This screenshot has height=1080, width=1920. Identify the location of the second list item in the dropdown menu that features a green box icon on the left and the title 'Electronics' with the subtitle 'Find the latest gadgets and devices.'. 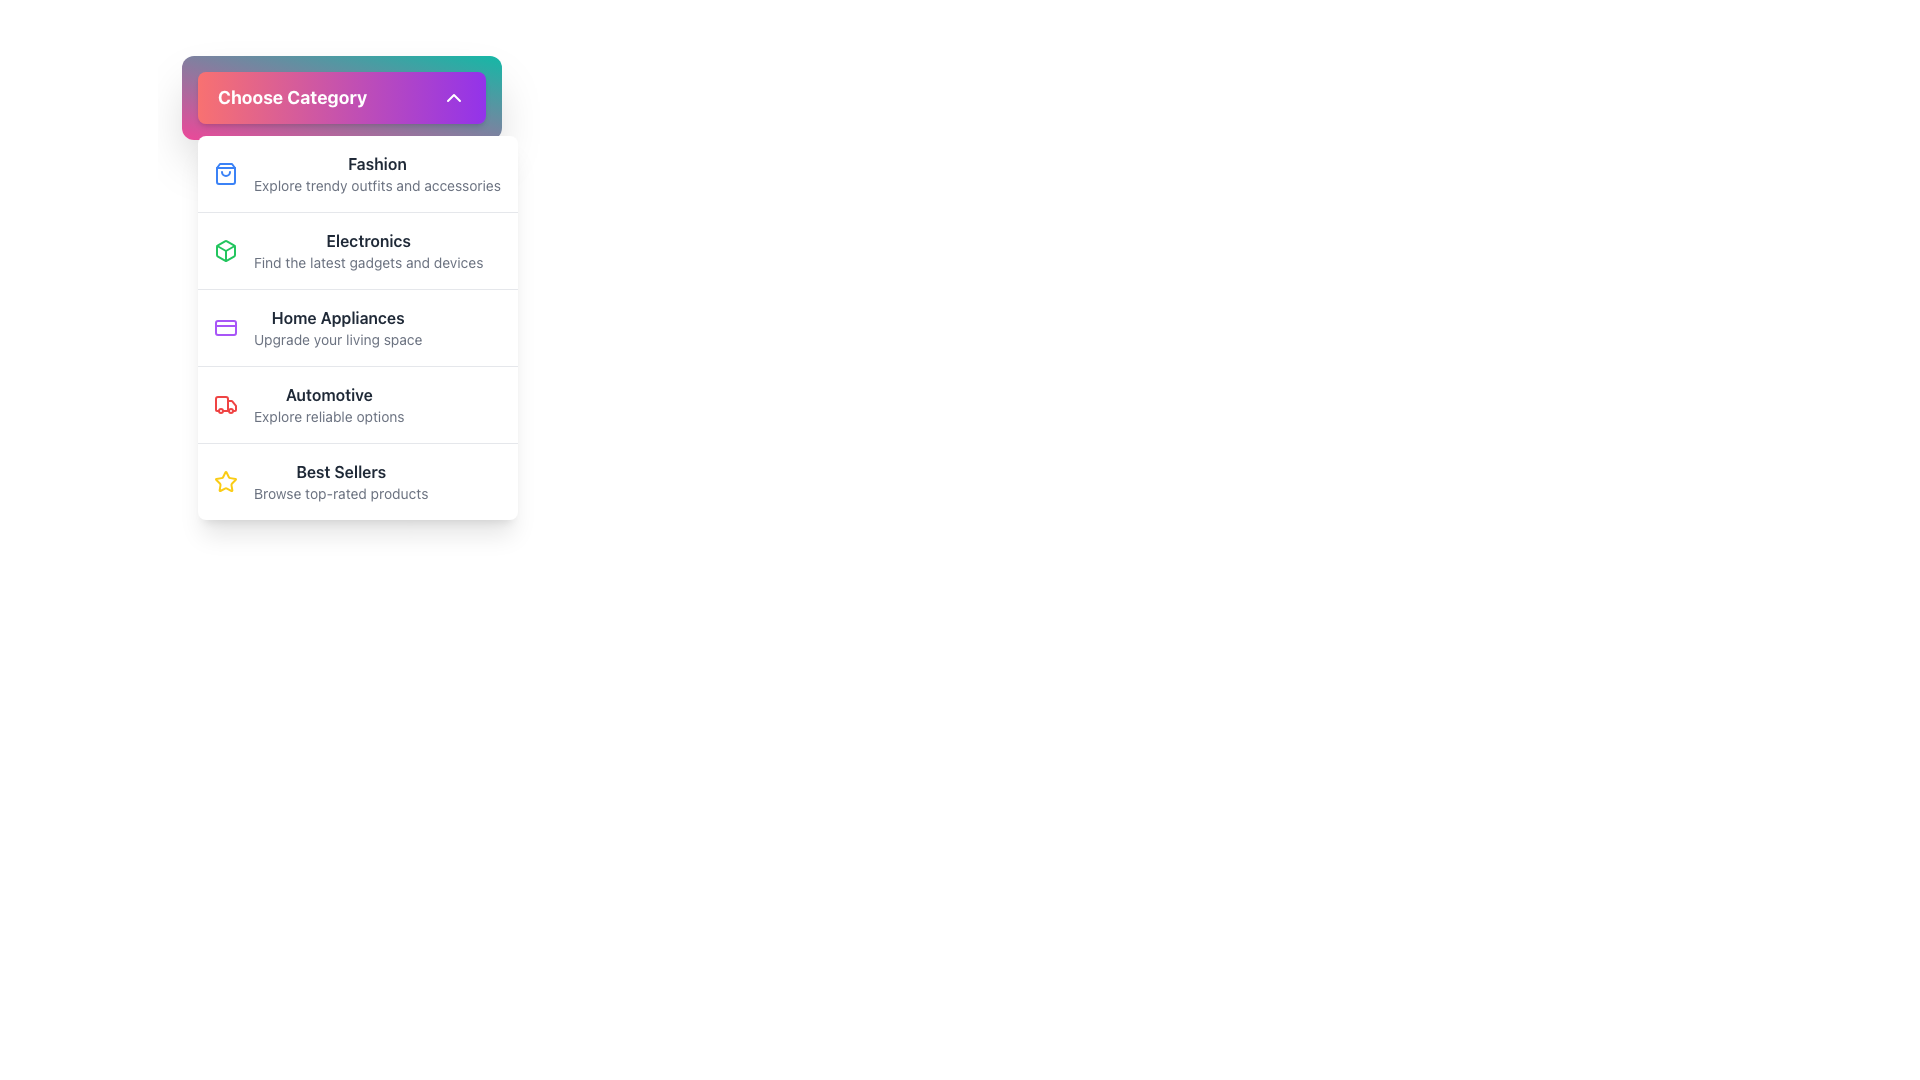
(358, 249).